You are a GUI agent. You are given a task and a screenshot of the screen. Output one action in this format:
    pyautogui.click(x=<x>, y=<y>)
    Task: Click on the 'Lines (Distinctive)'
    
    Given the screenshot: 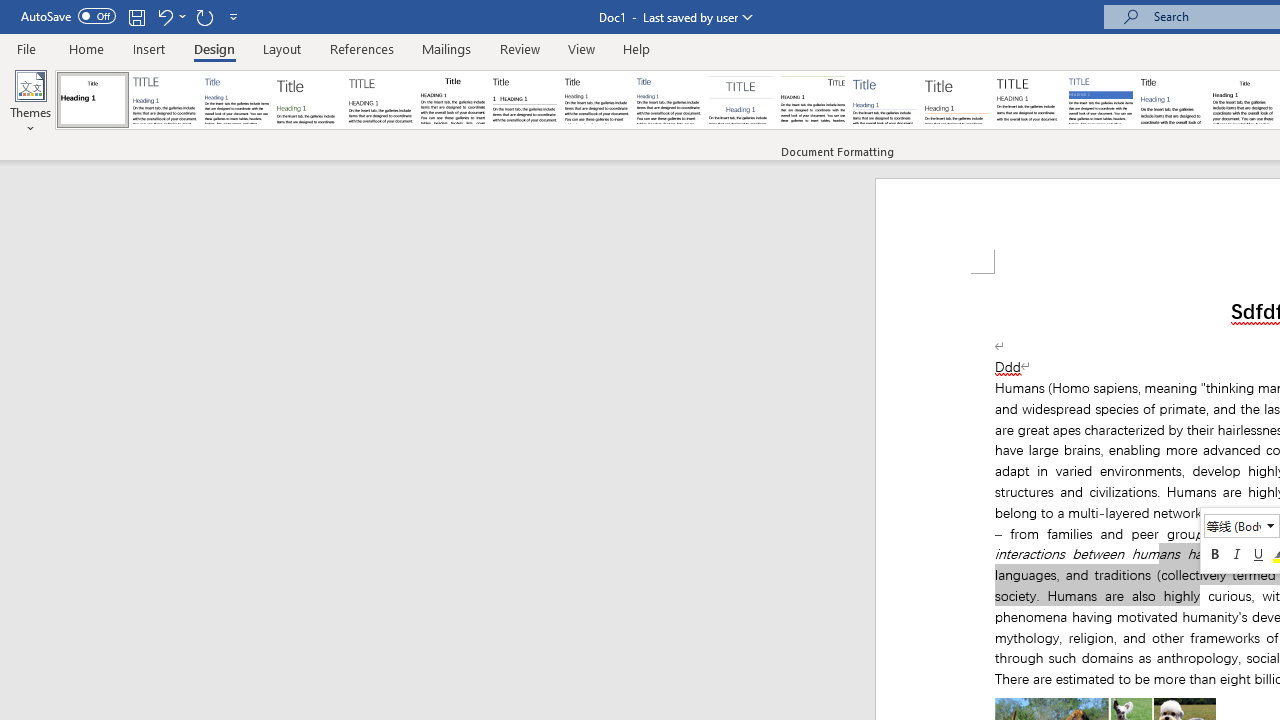 What is the action you would take?
    pyautogui.click(x=812, y=100)
    